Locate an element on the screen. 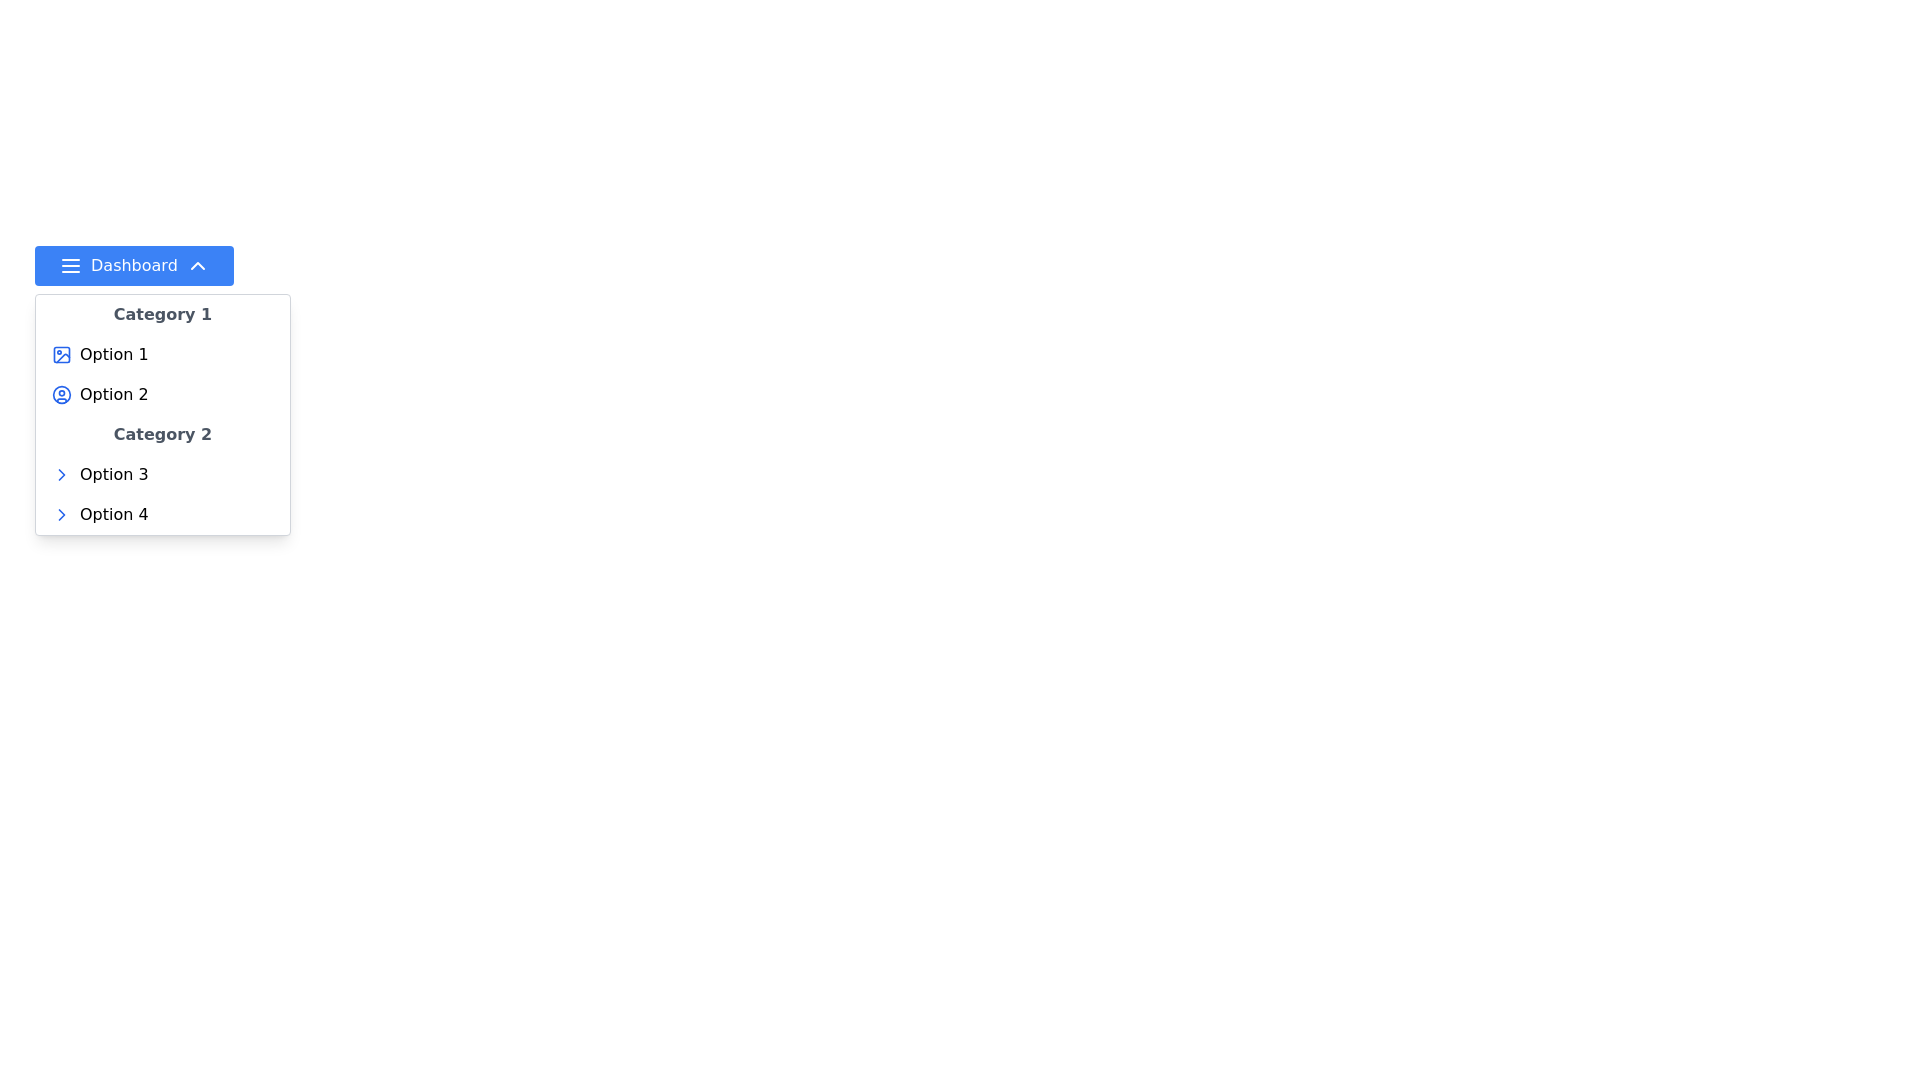  the blue 'Dashboard' button with rounded corners is located at coordinates (133, 265).